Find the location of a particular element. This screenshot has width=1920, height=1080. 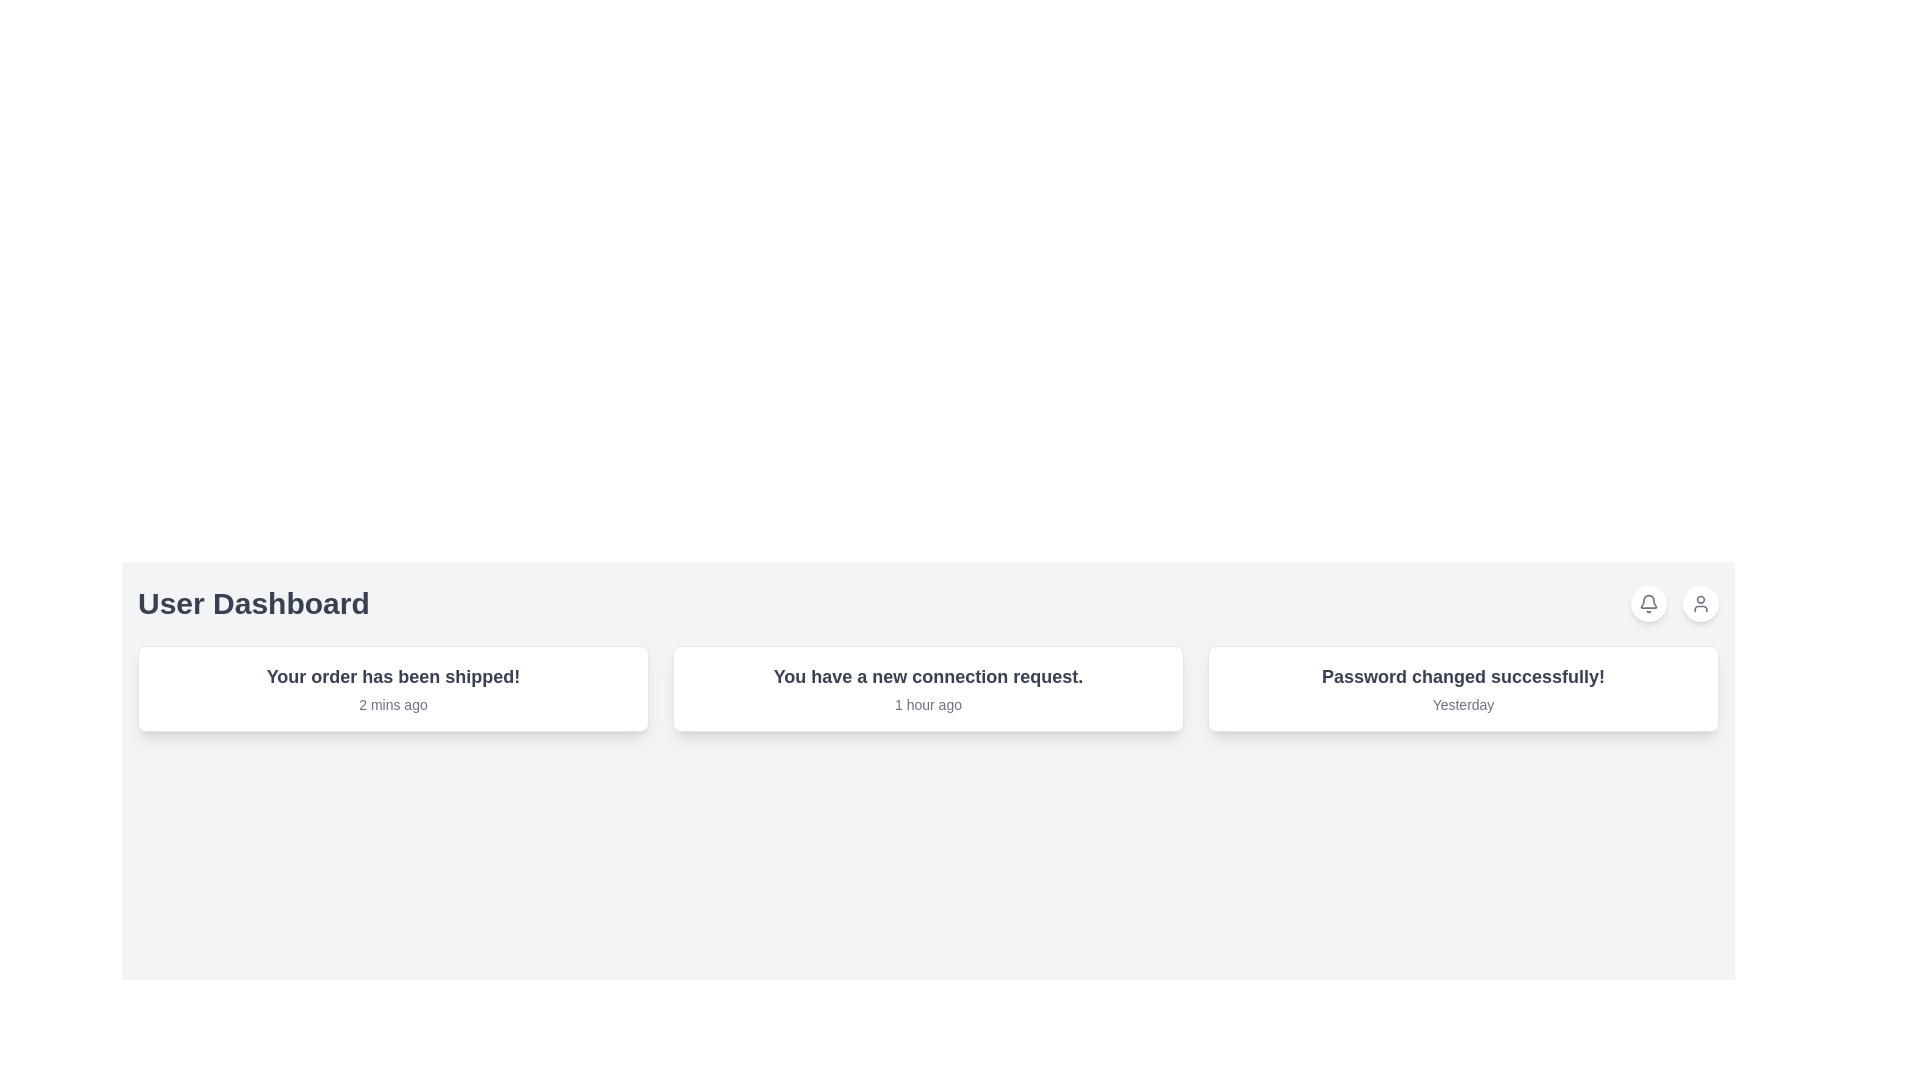

the user silhouette icon located at the top-right corner of the interface, which is the rightmost icon in a group of icons is located at coordinates (1699, 603).